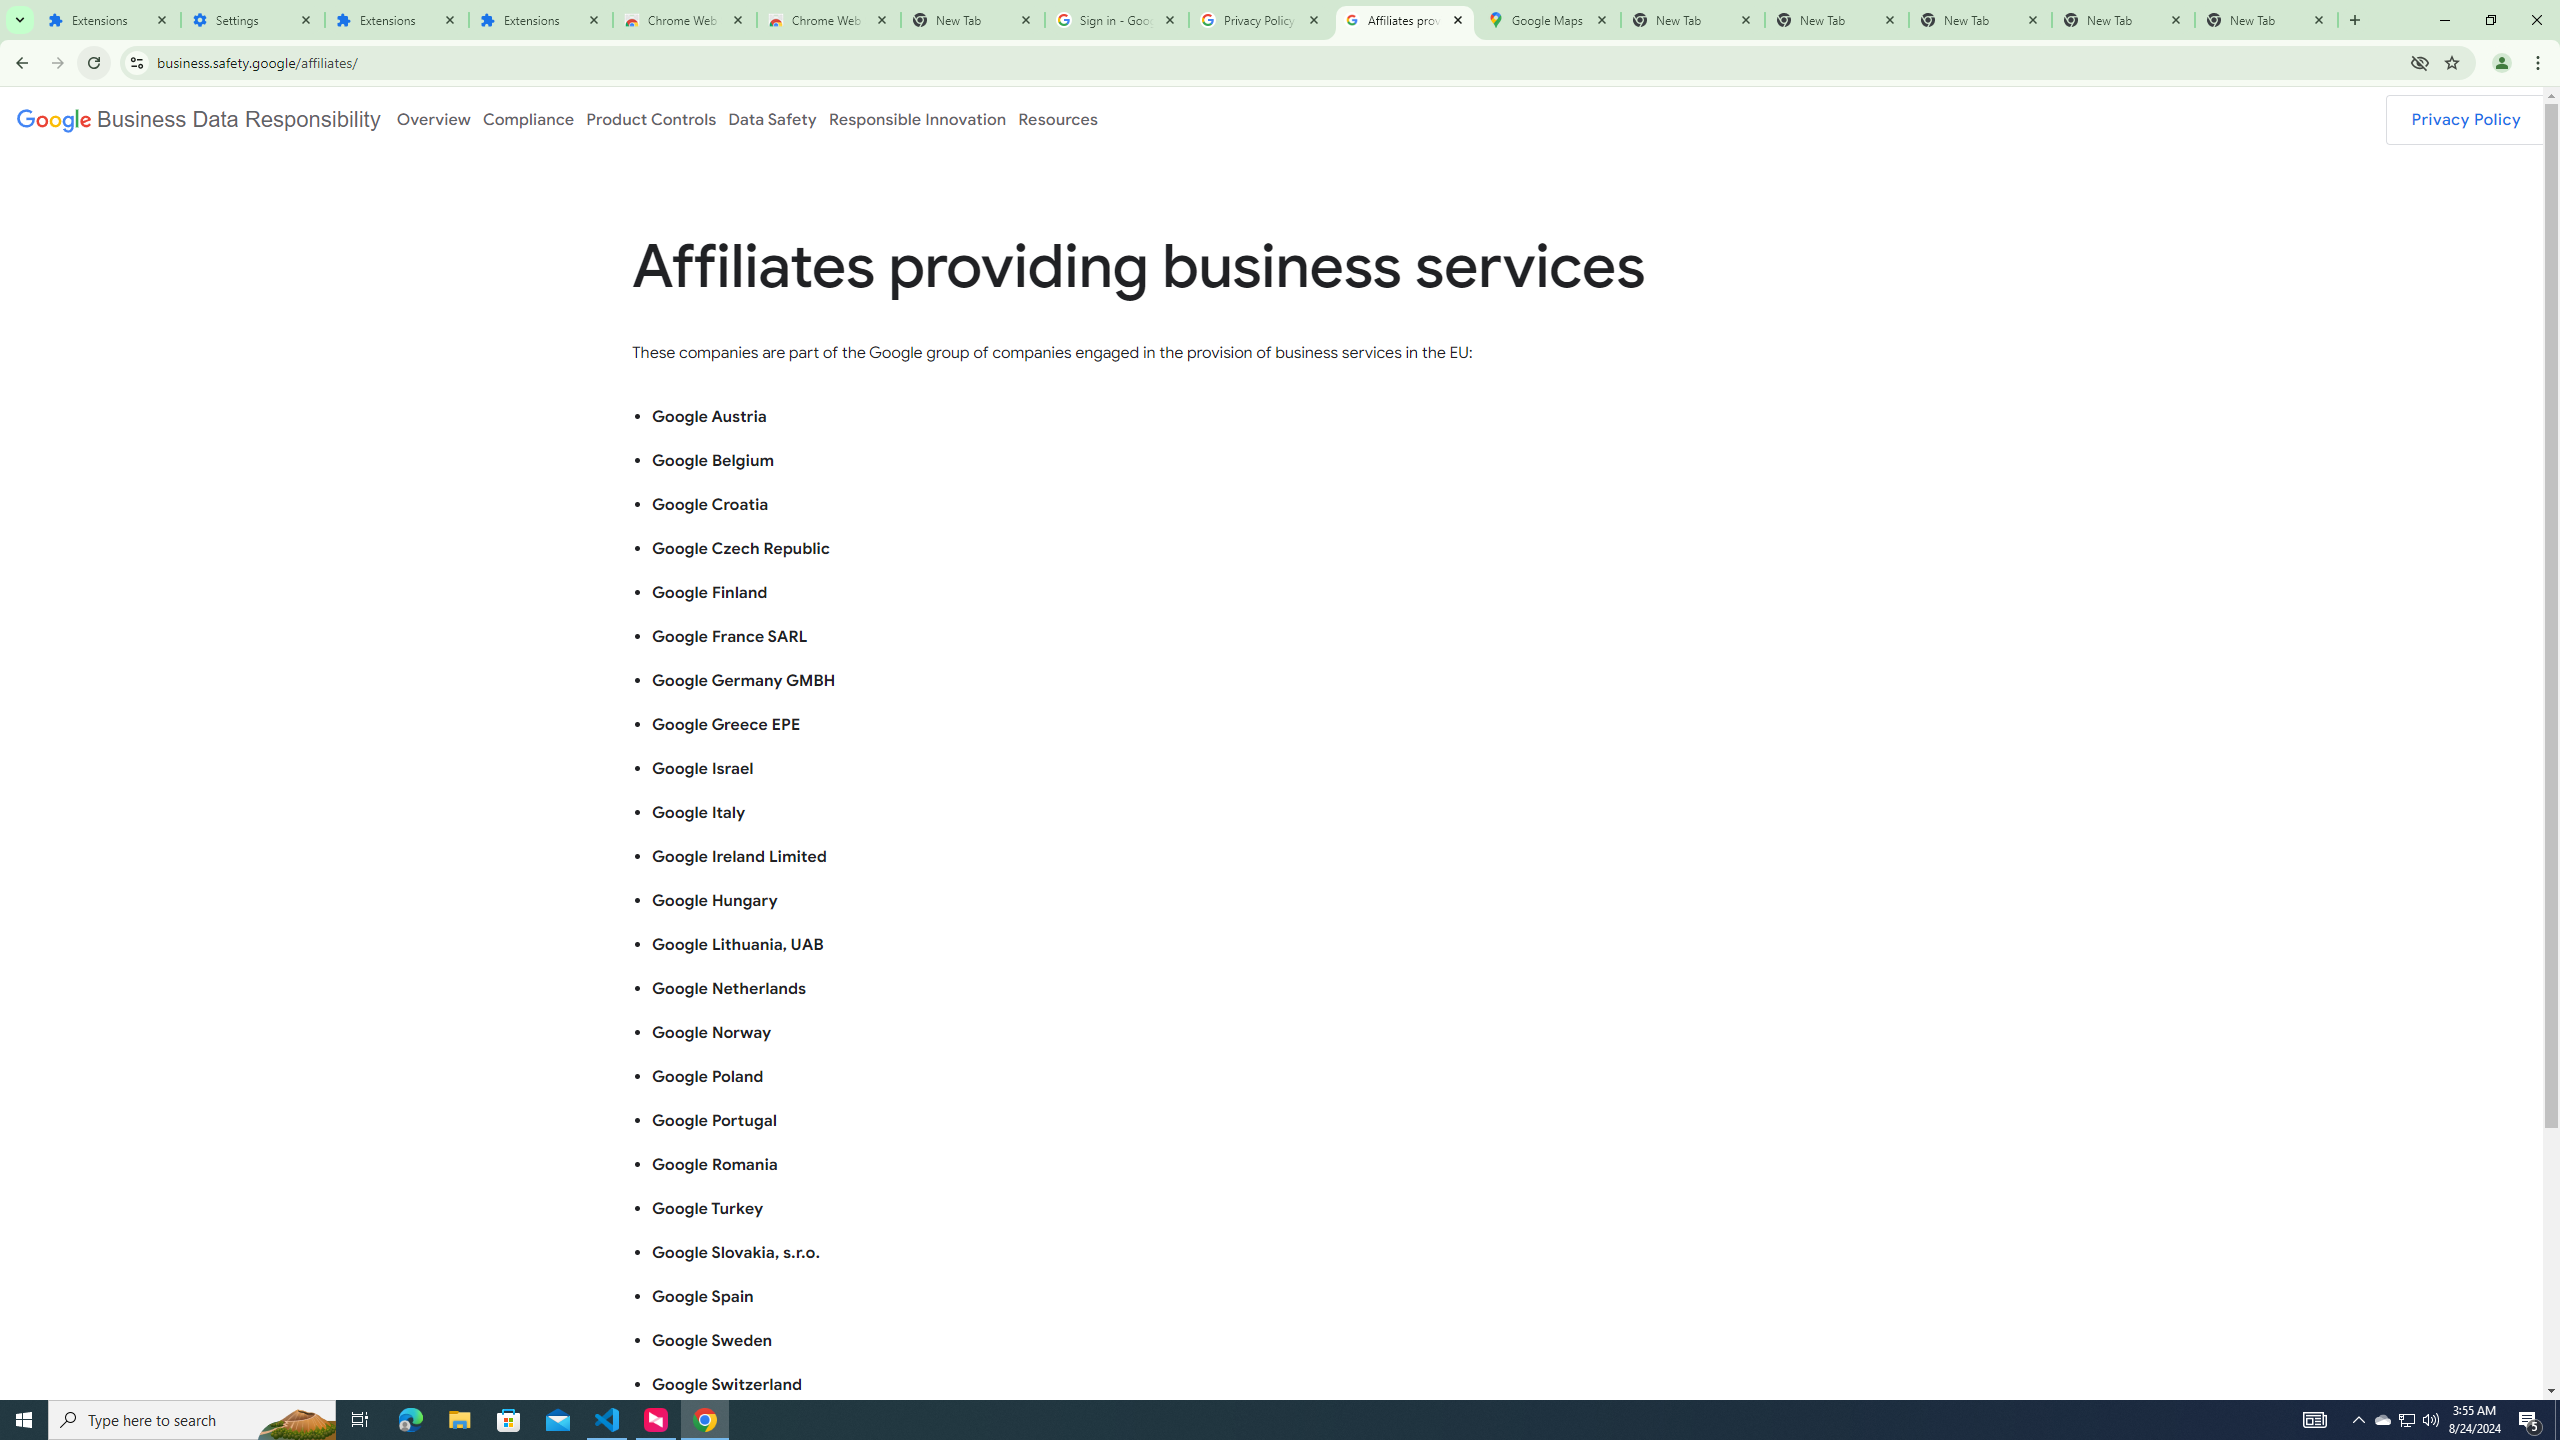 Image resolution: width=2560 pixels, height=1440 pixels. Describe the element at coordinates (1057, 118) in the screenshot. I see `'Resources'` at that location.